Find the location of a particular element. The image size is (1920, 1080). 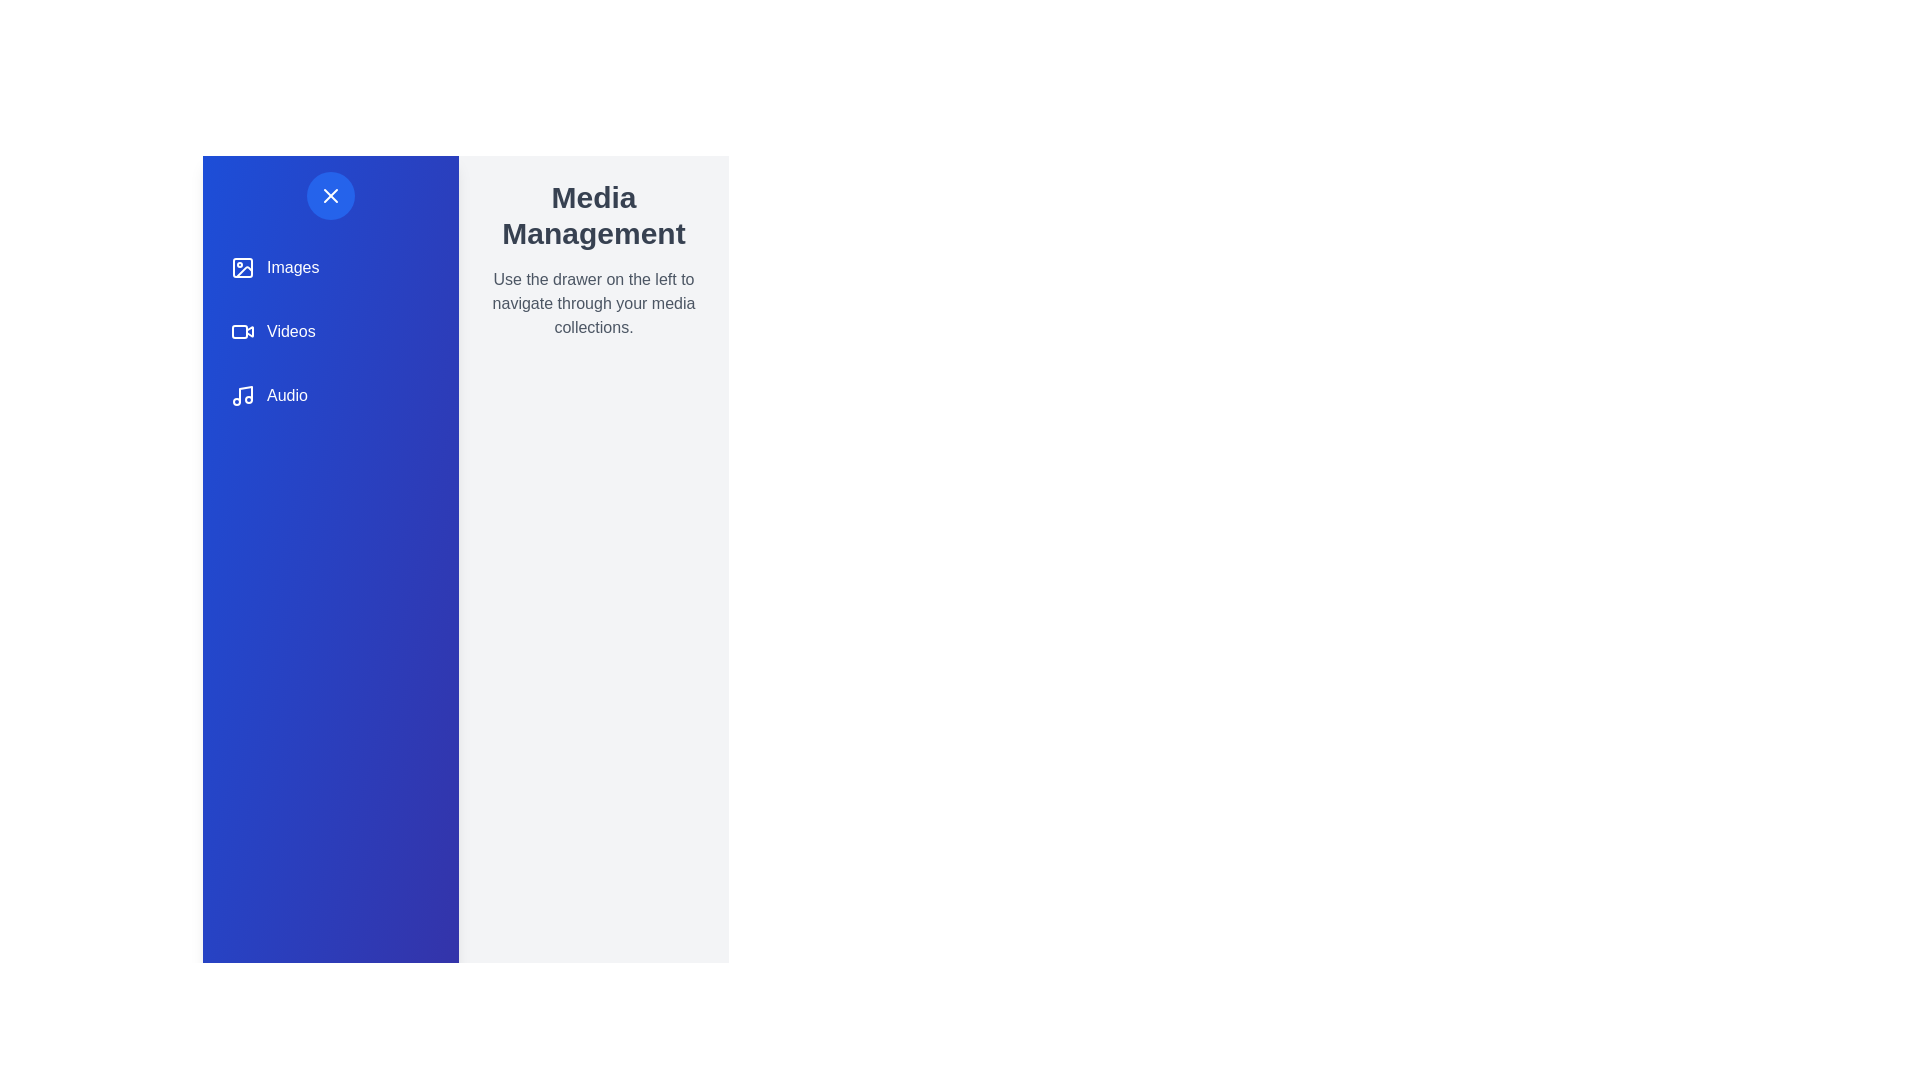

the 'Audio' icon in the sidebar navigation menu is located at coordinates (242, 396).